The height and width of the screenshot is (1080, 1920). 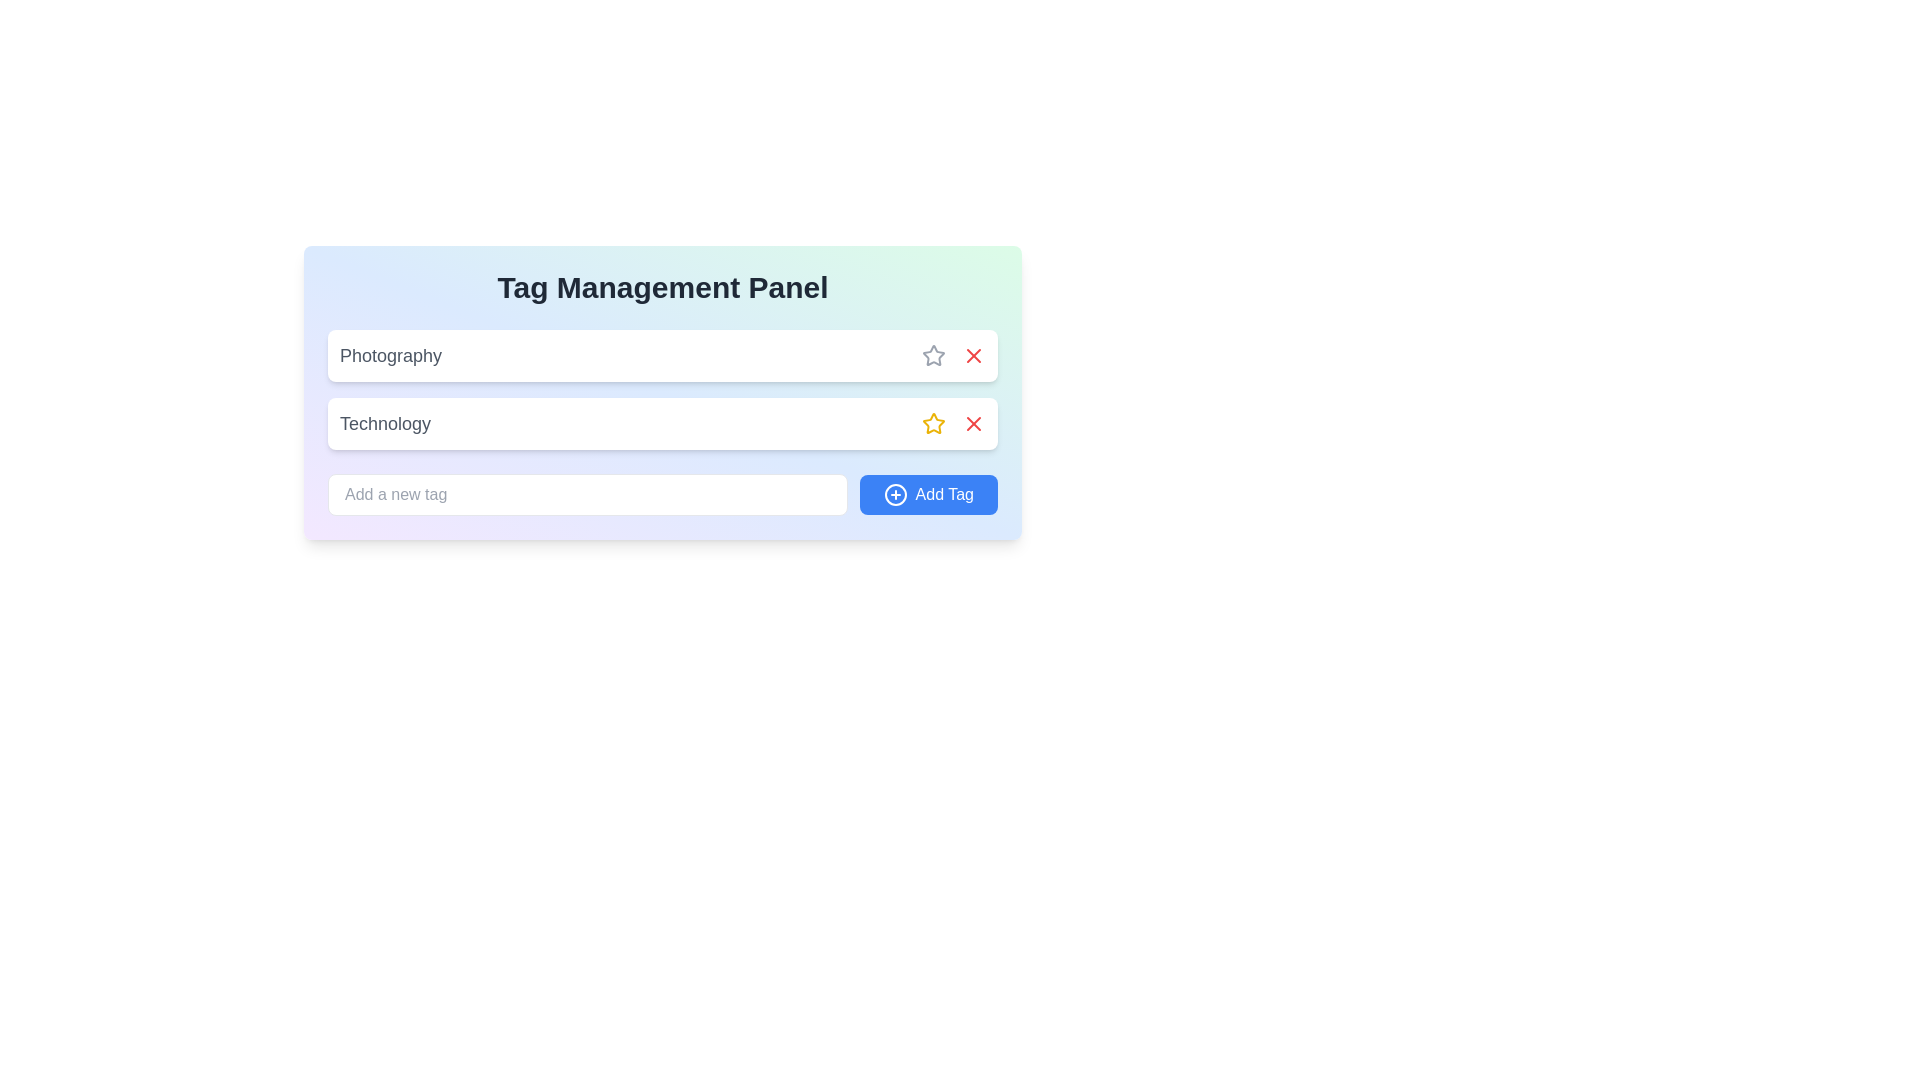 What do you see at coordinates (391, 354) in the screenshot?
I see `the text label displaying 'Photography', which is the first item in the list under the 'Tag Management Panel'` at bounding box center [391, 354].